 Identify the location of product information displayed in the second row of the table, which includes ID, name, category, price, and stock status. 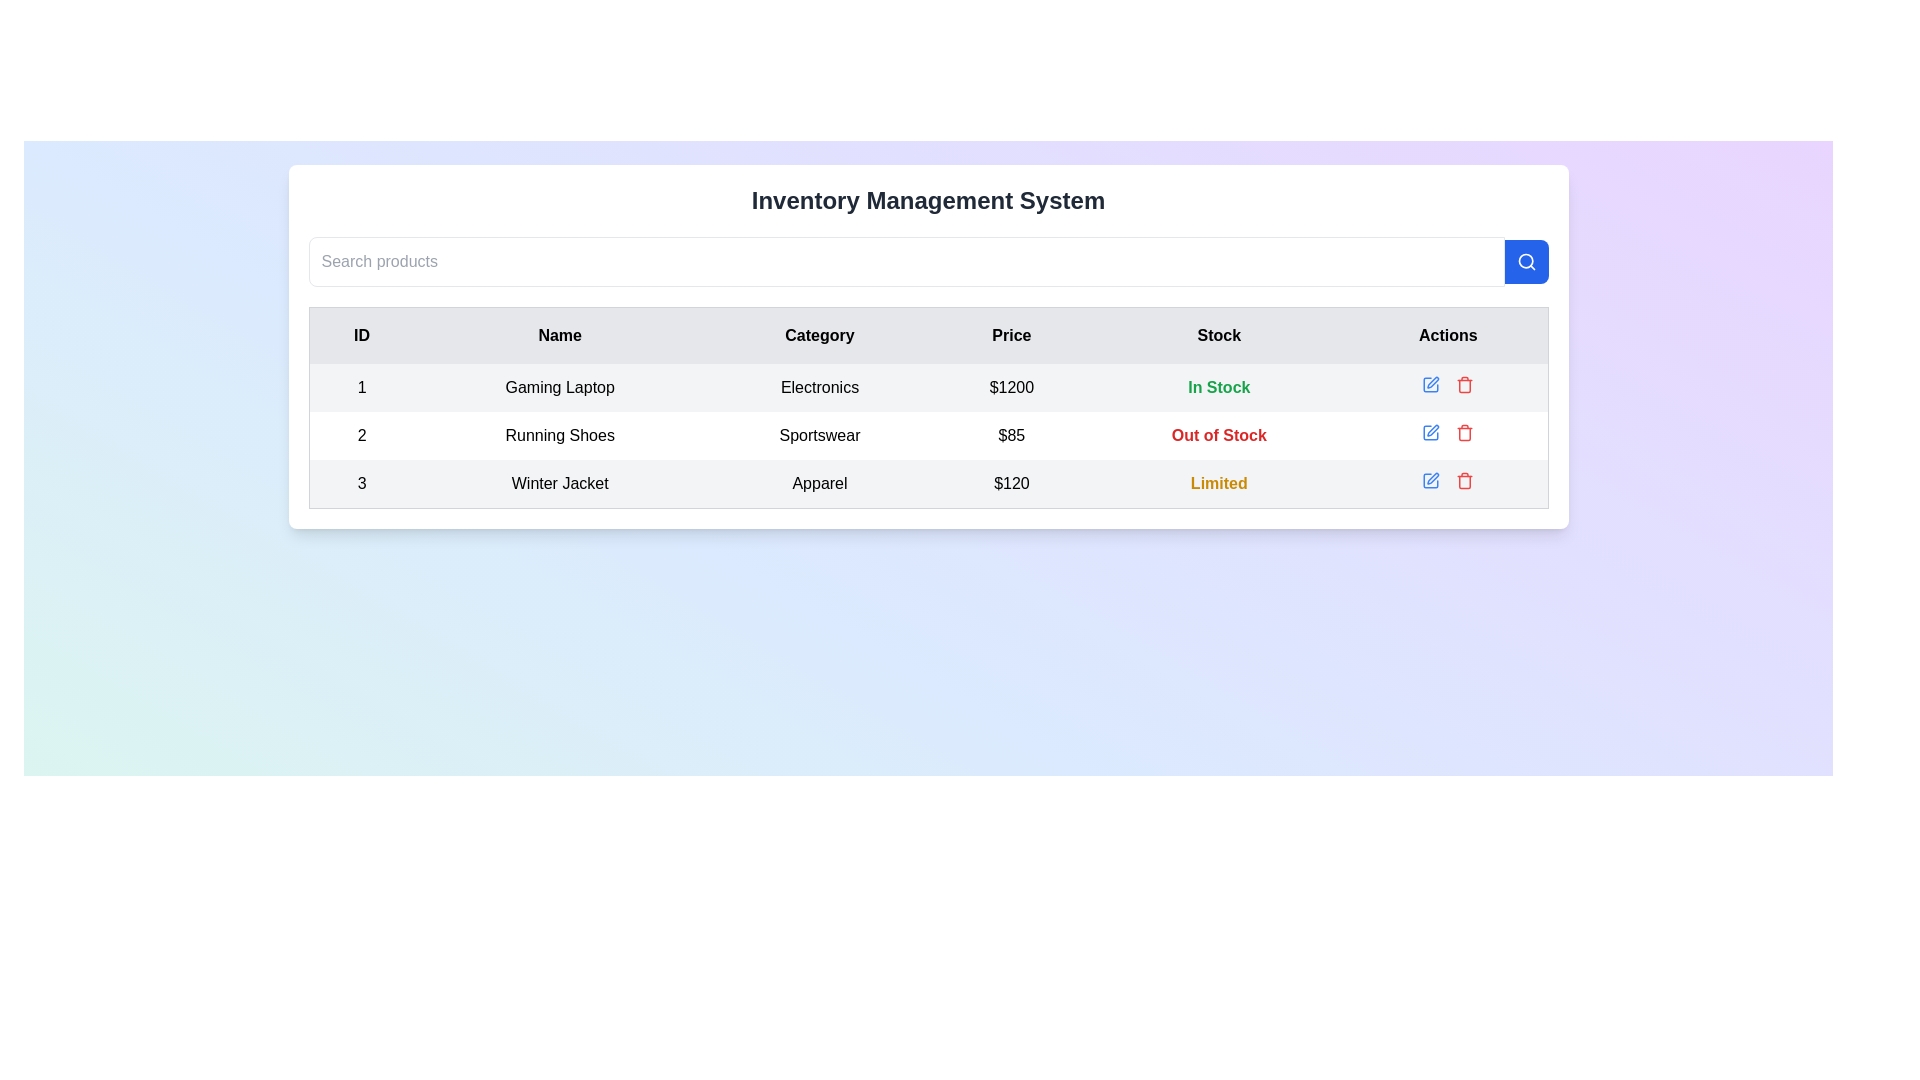
(927, 434).